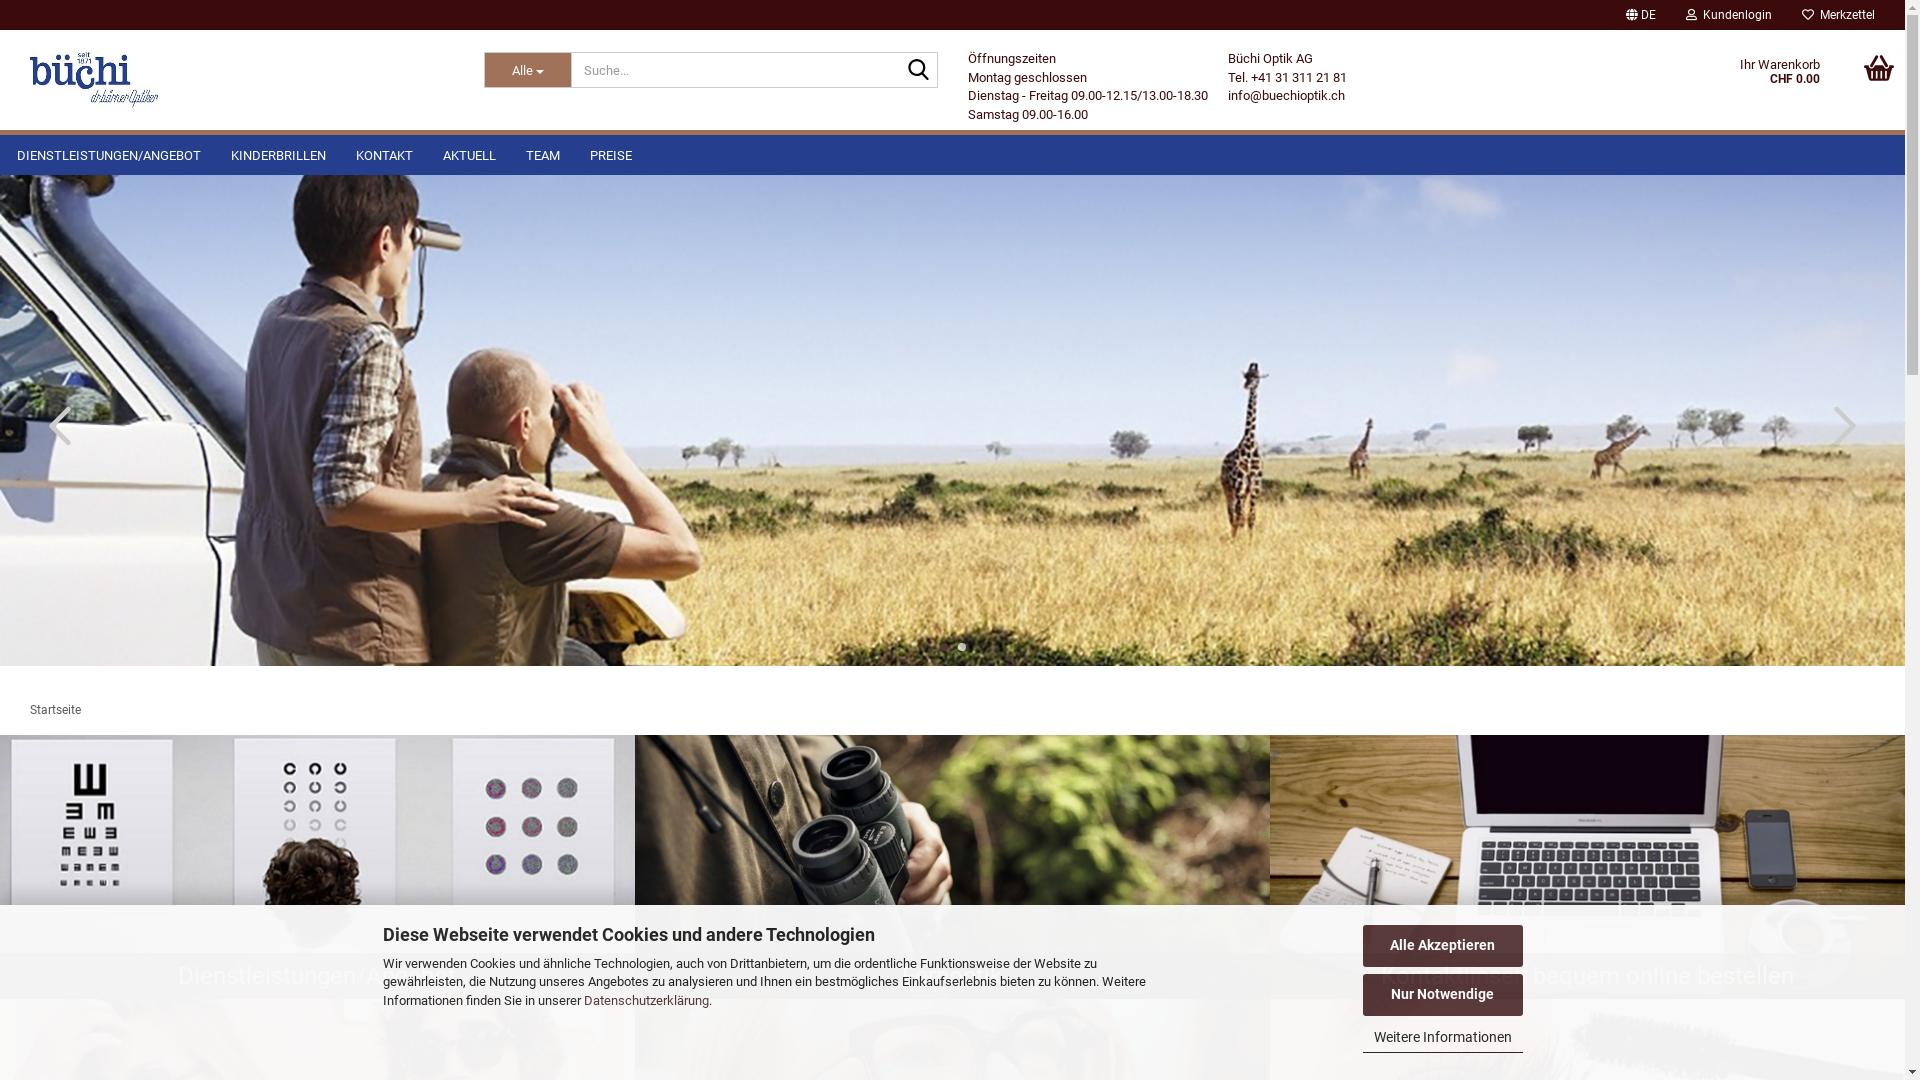 The image size is (1920, 1080). What do you see at coordinates (55, 708) in the screenshot?
I see `'Startseite'` at bounding box center [55, 708].